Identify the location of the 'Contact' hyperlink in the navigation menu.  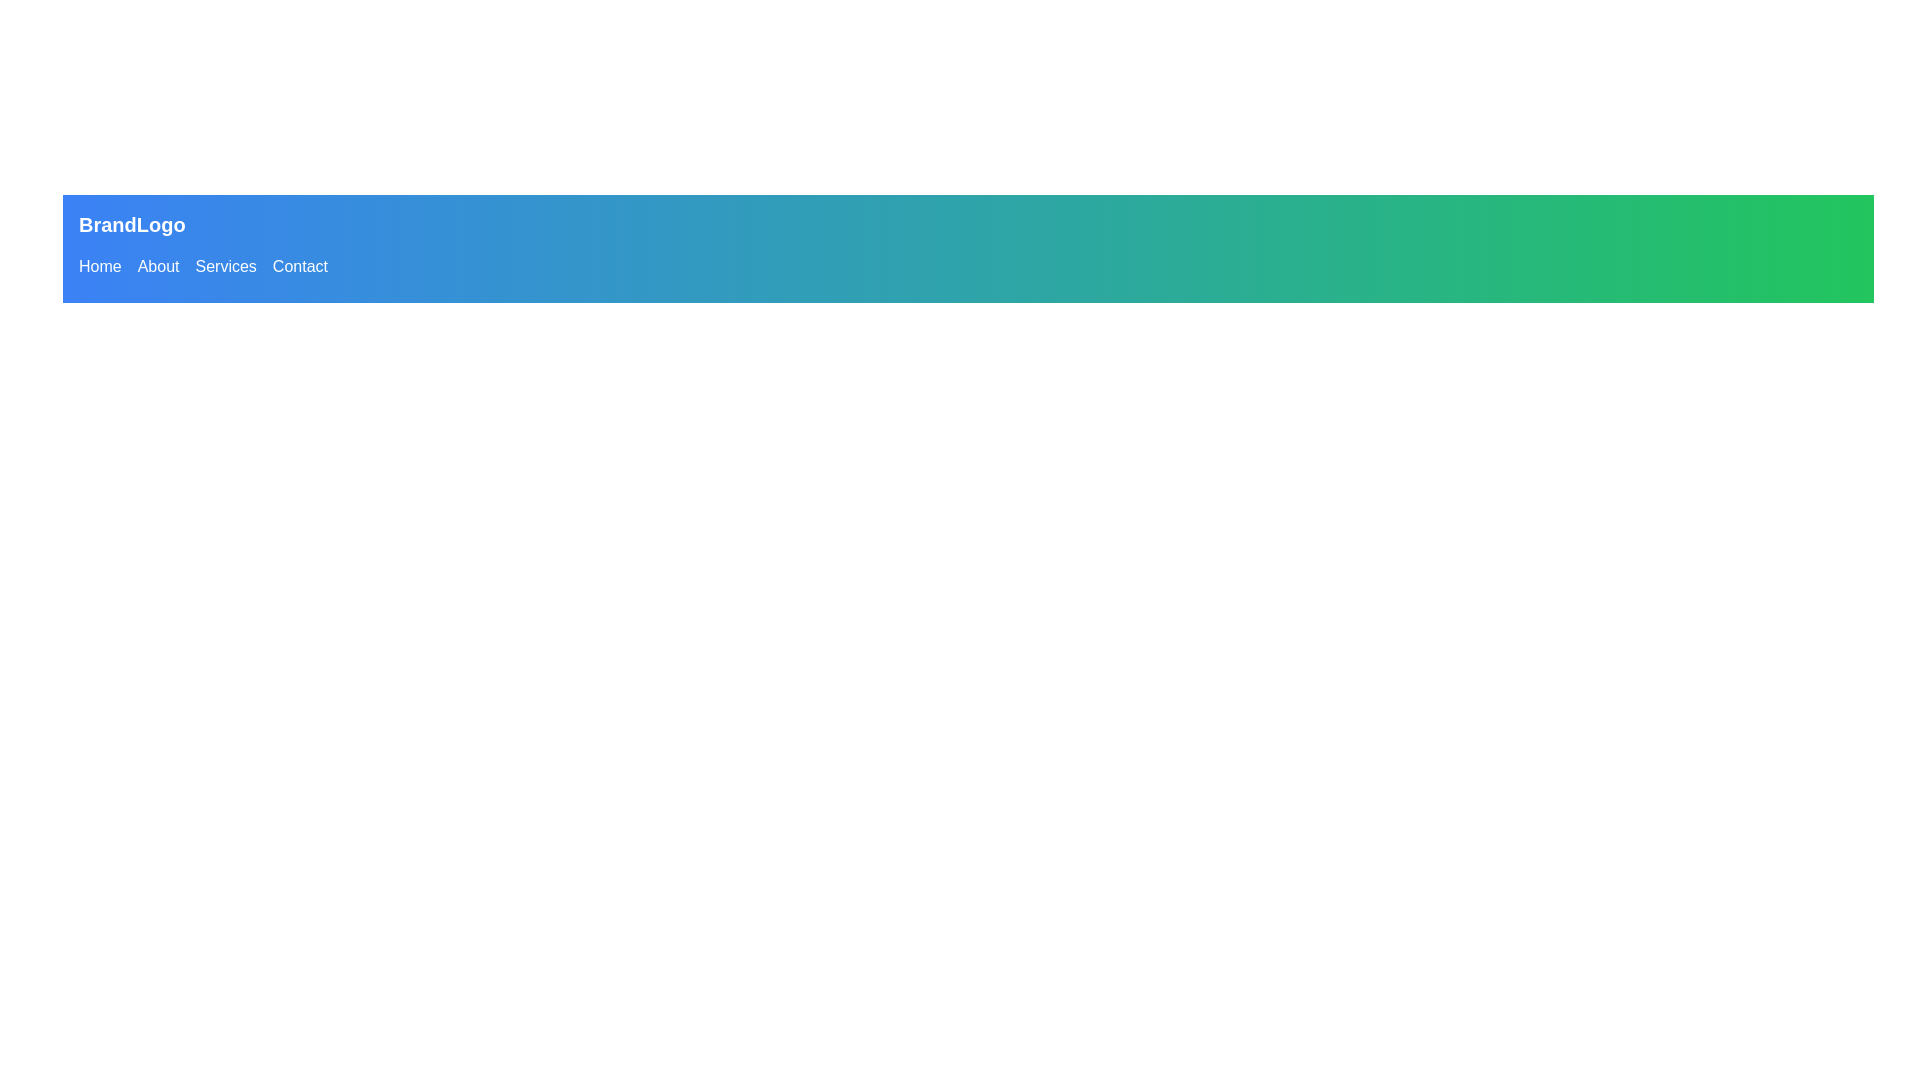
(299, 265).